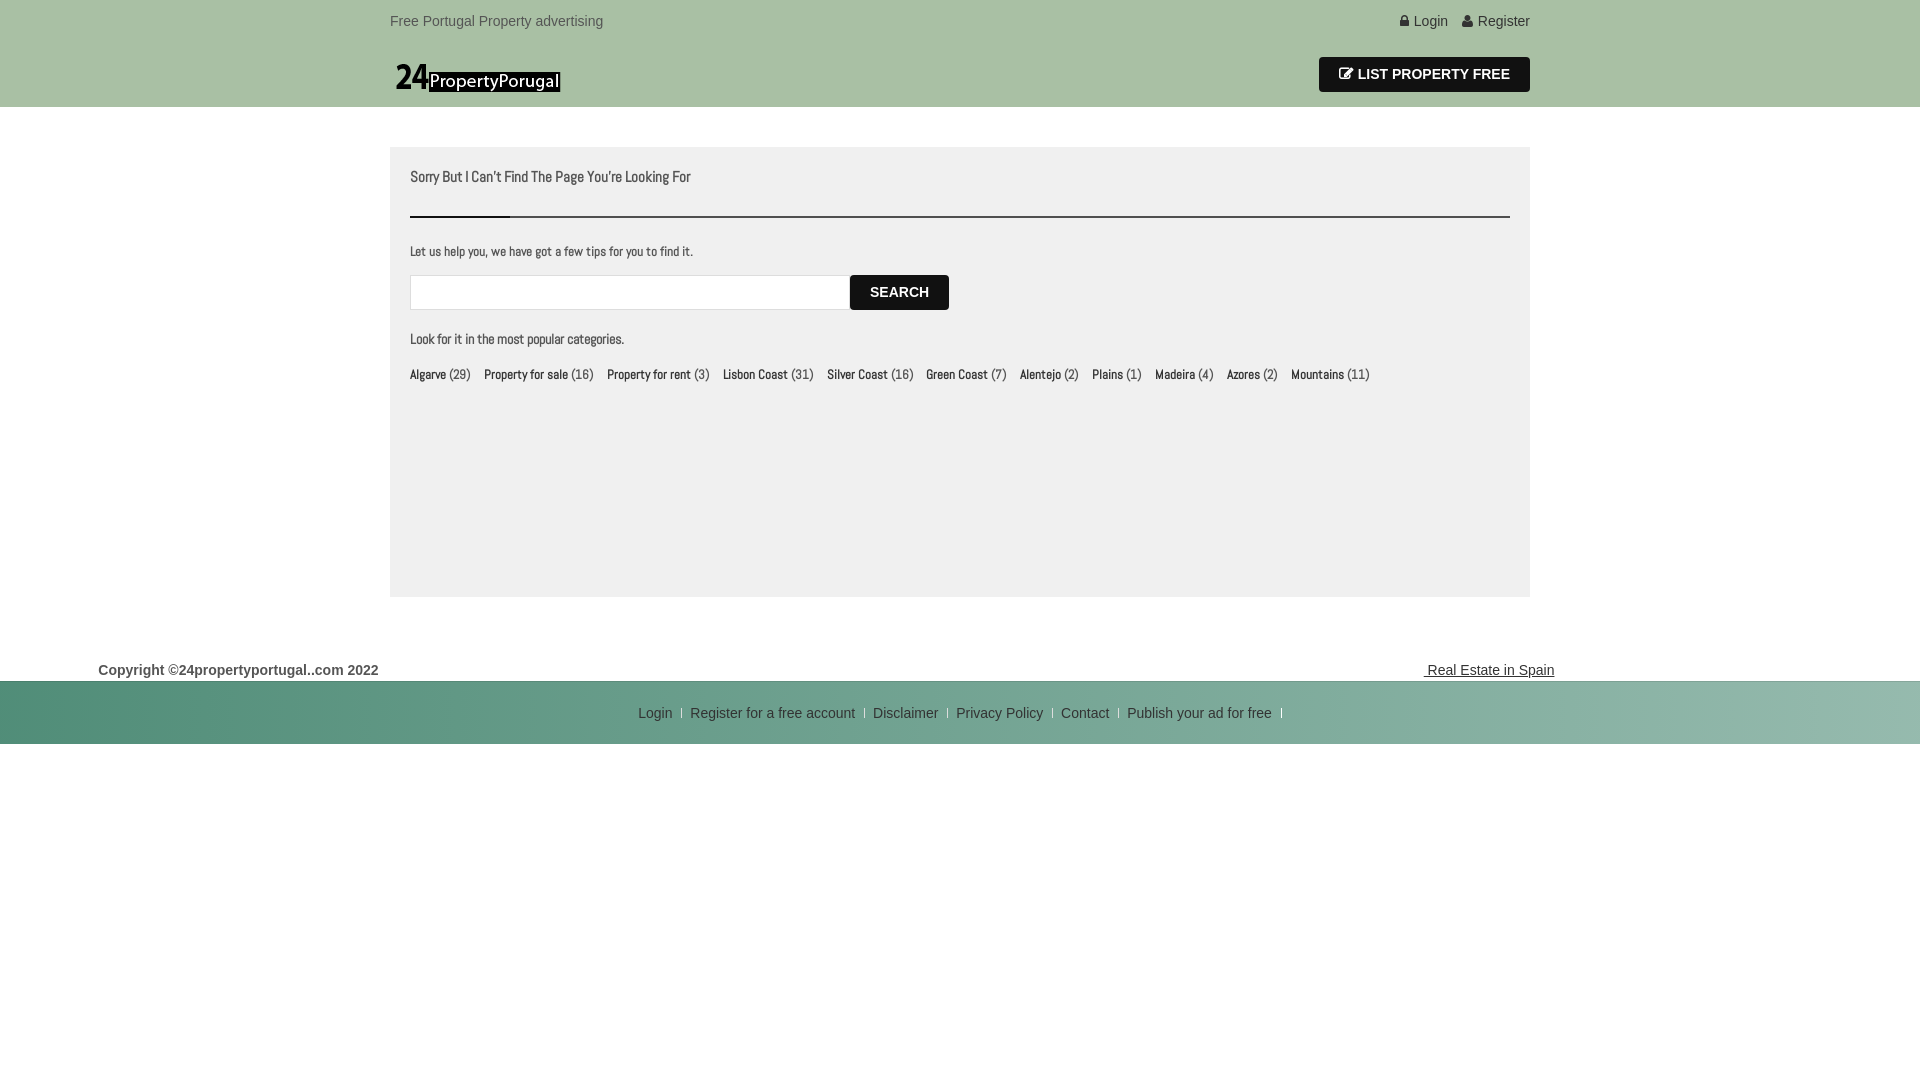 The height and width of the screenshot is (1080, 1920). I want to click on 'Publish your ad for free', so click(1200, 712).